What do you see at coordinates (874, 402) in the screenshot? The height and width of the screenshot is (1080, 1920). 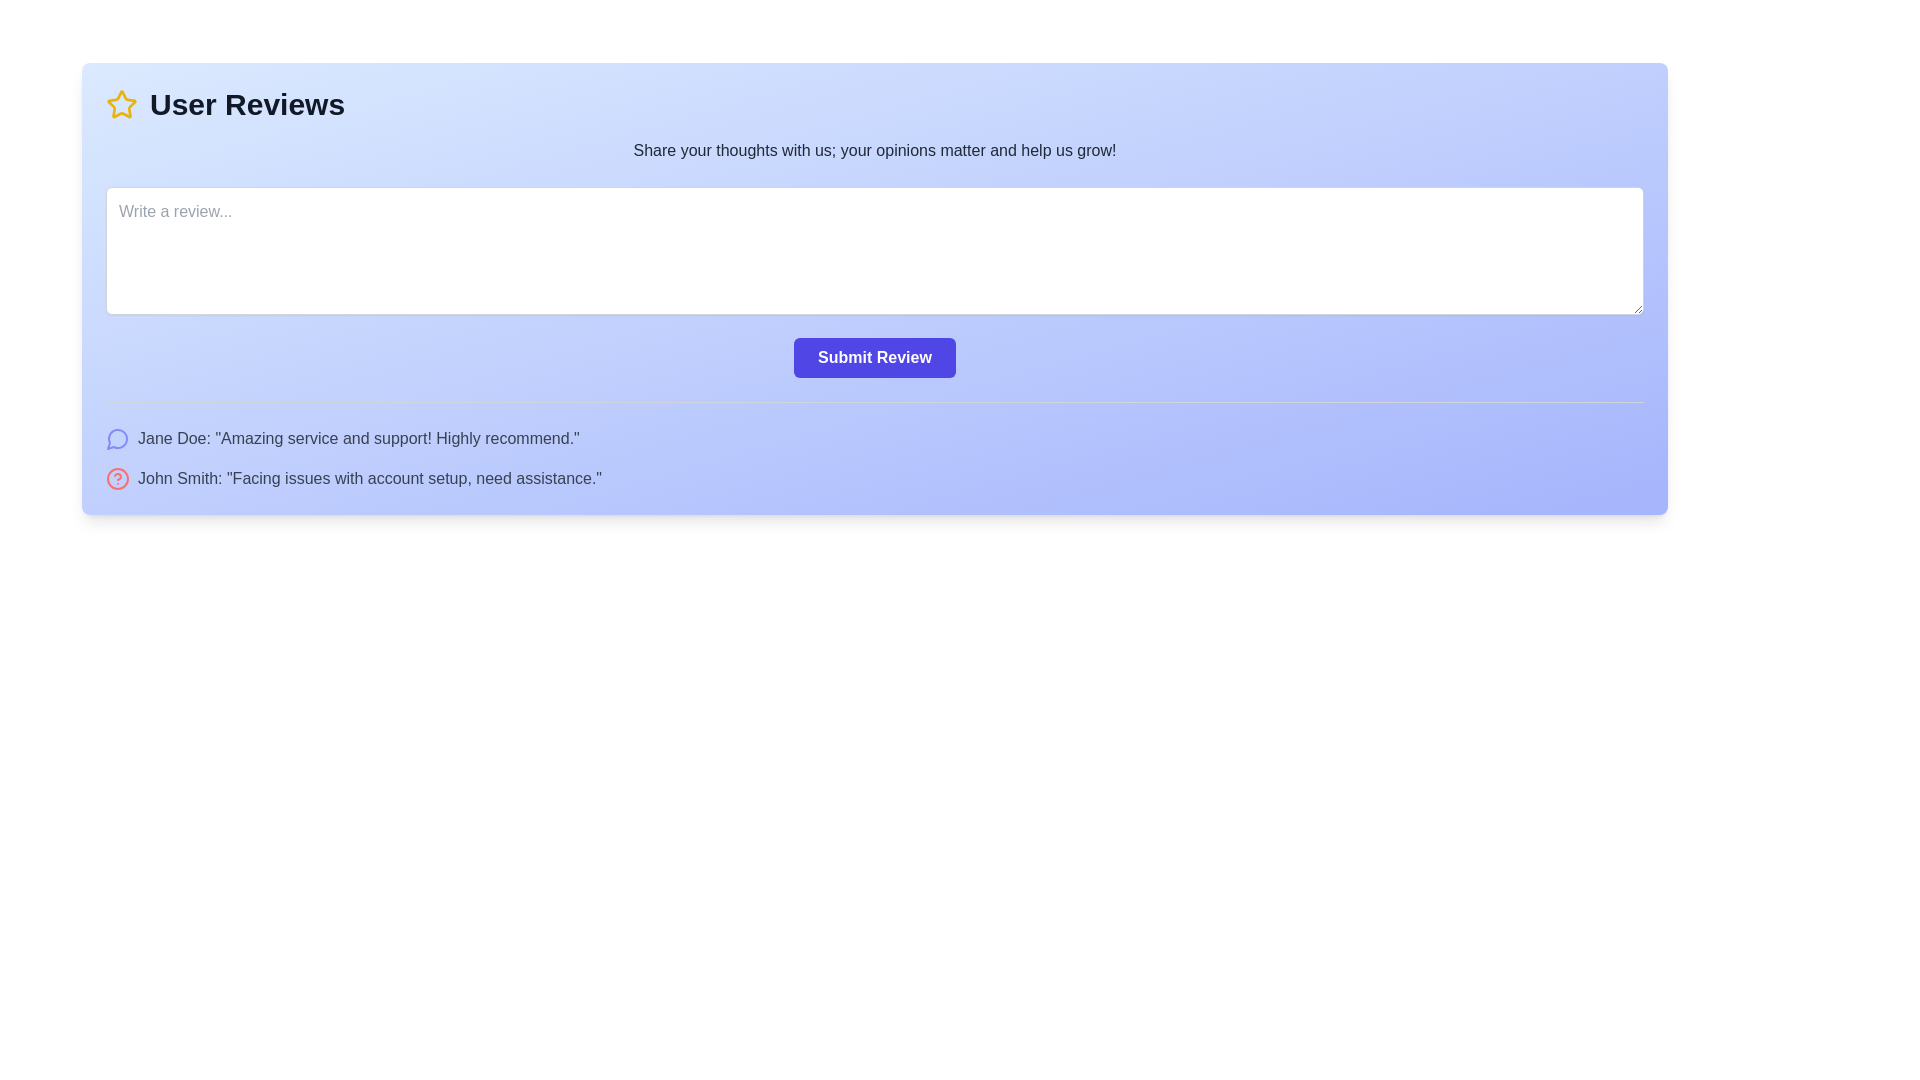 I see `the horizontal divider line styled with a gray border, located beneath the 'Submit Review' button and above the list of user reviews` at bounding box center [874, 402].